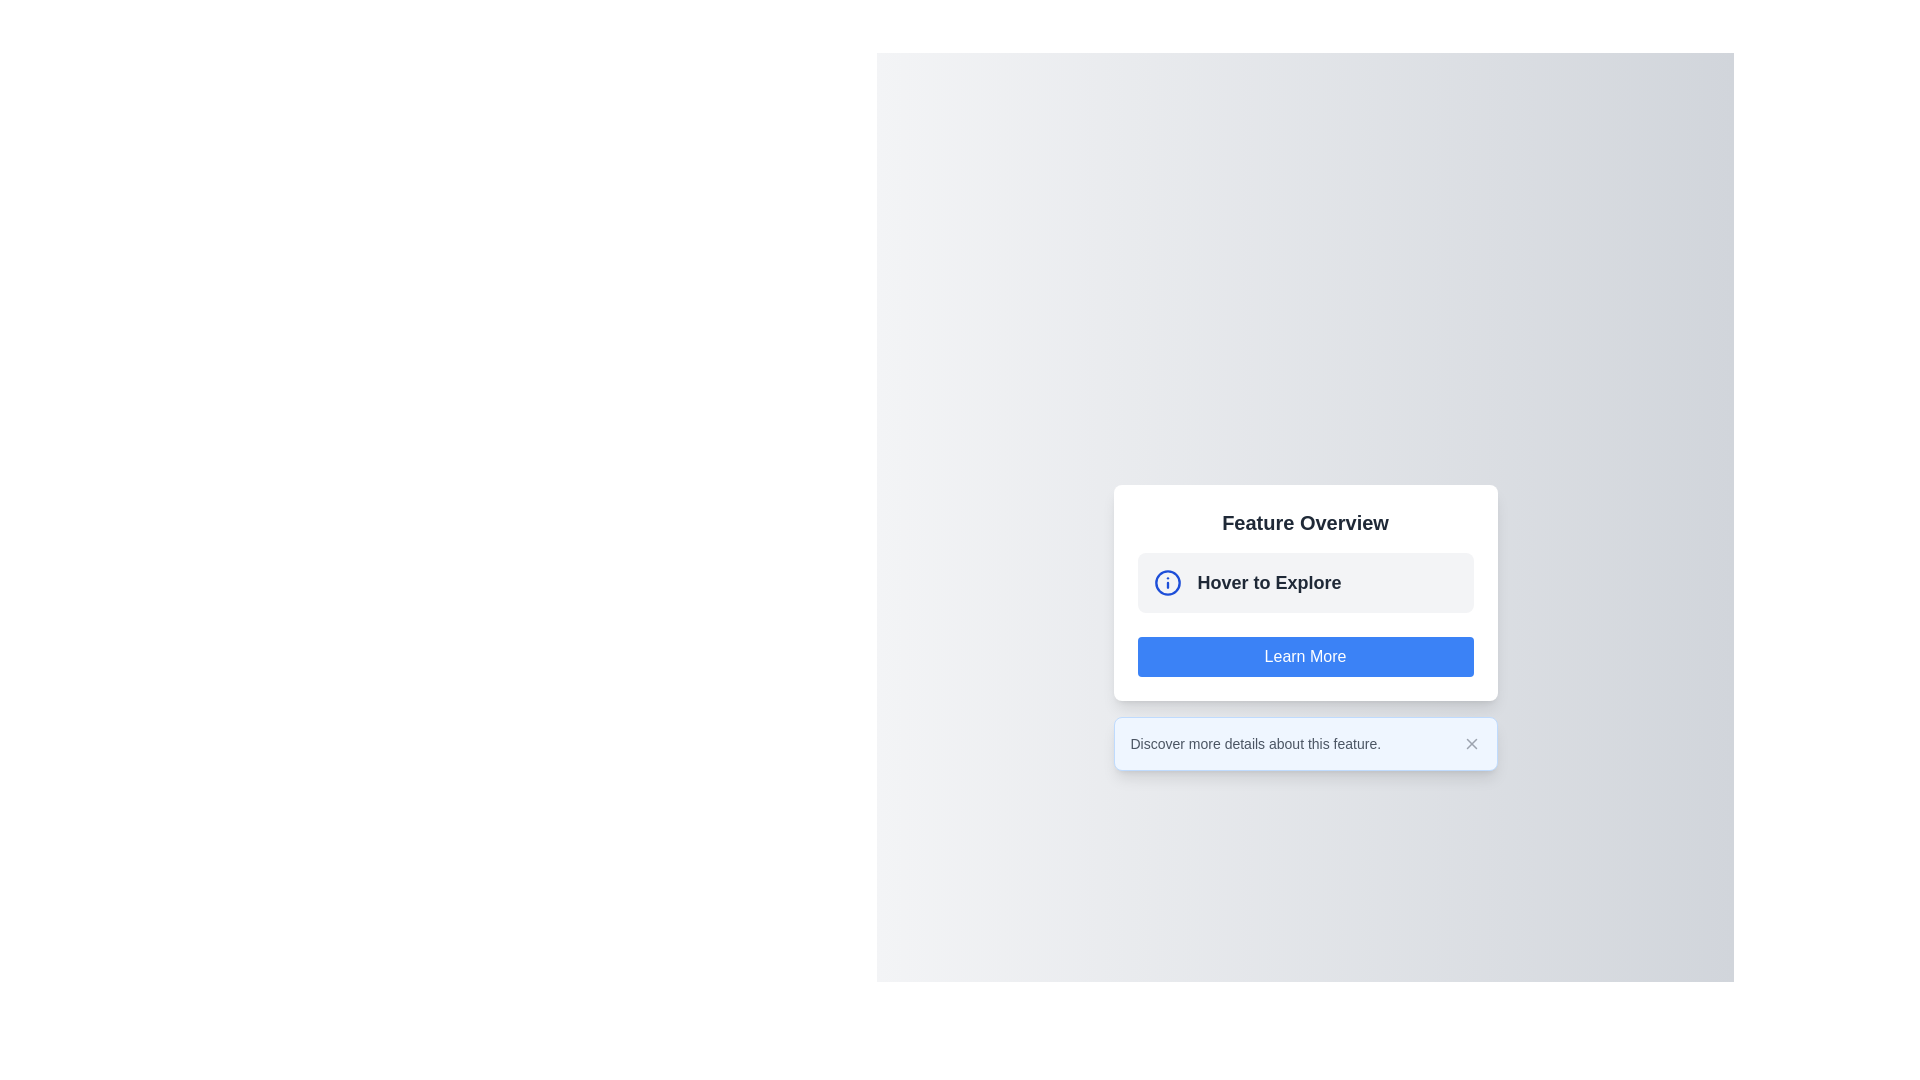 The width and height of the screenshot is (1920, 1080). Describe the element at coordinates (1167, 582) in the screenshot. I see `the circular icon with a blue border and 'i' symbol located to the left of the text 'Hover` at that location.